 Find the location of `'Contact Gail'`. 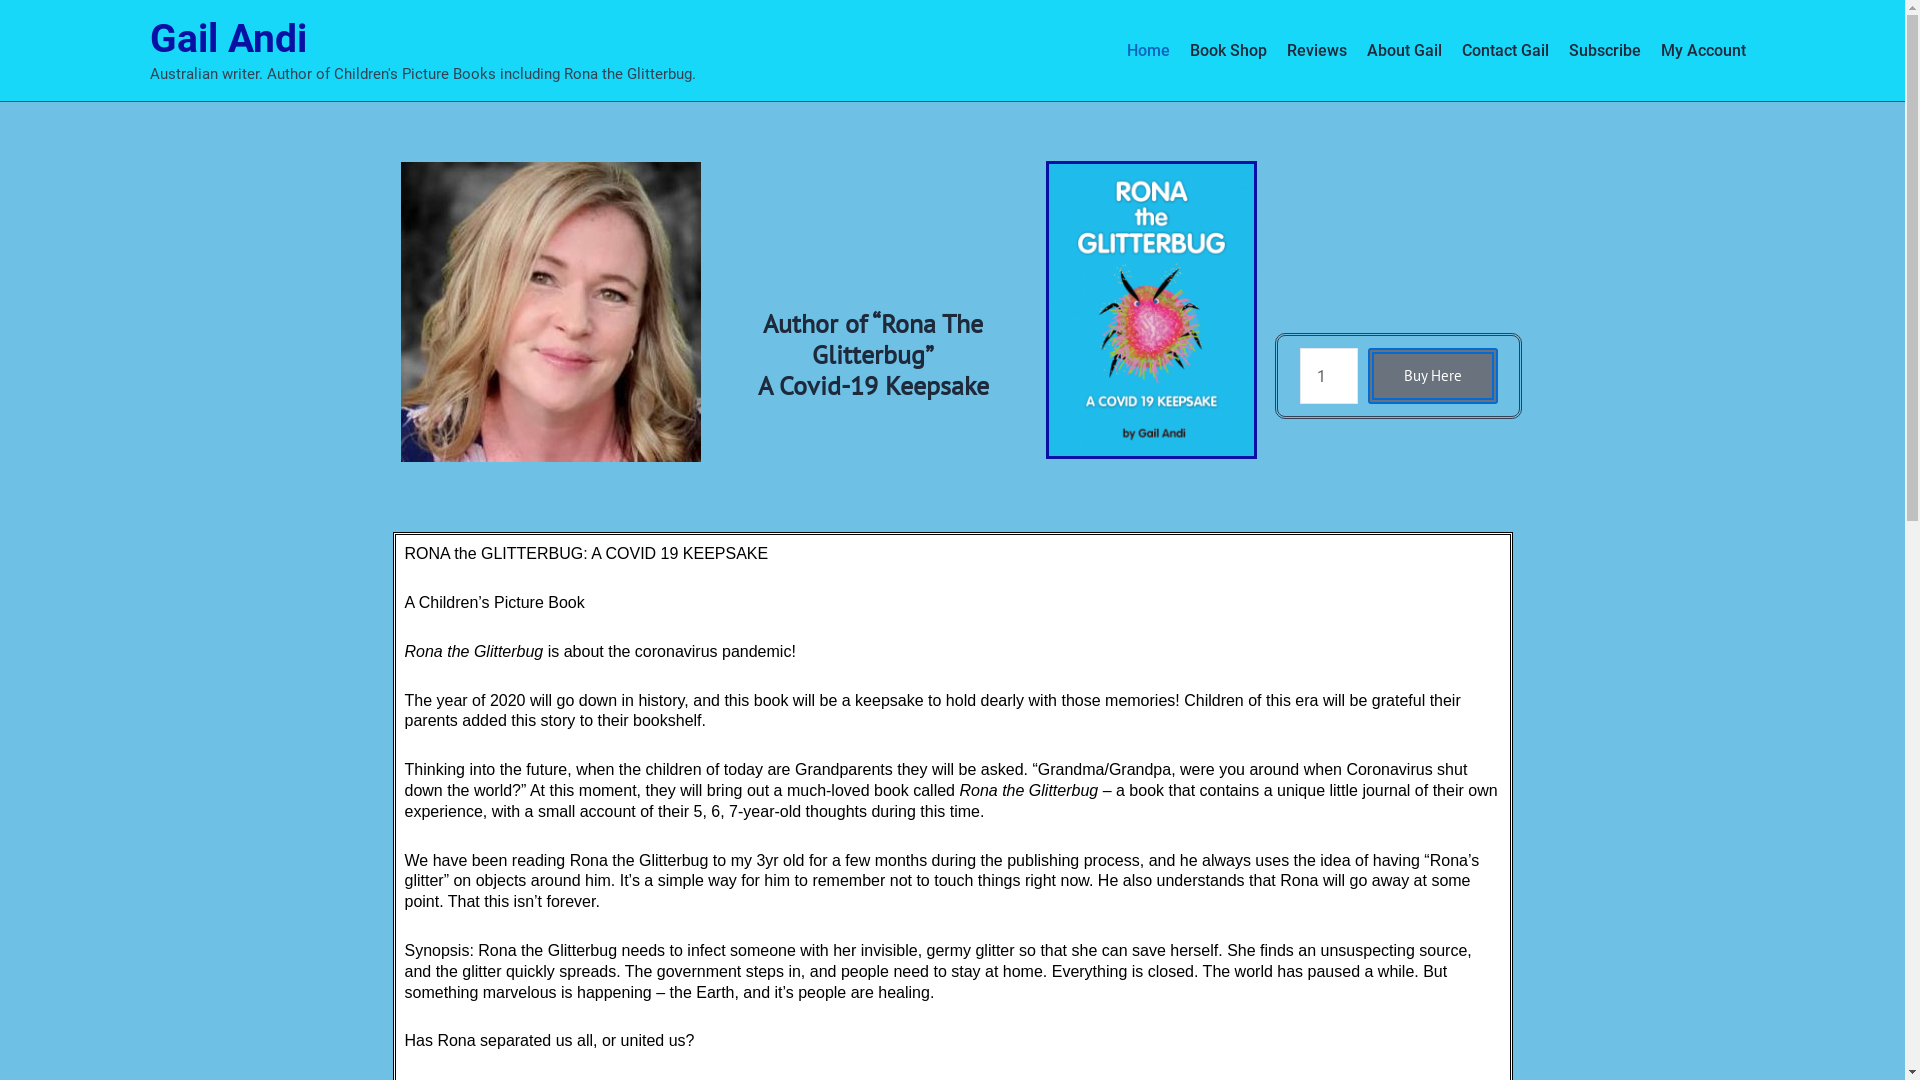

'Contact Gail' is located at coordinates (1505, 49).